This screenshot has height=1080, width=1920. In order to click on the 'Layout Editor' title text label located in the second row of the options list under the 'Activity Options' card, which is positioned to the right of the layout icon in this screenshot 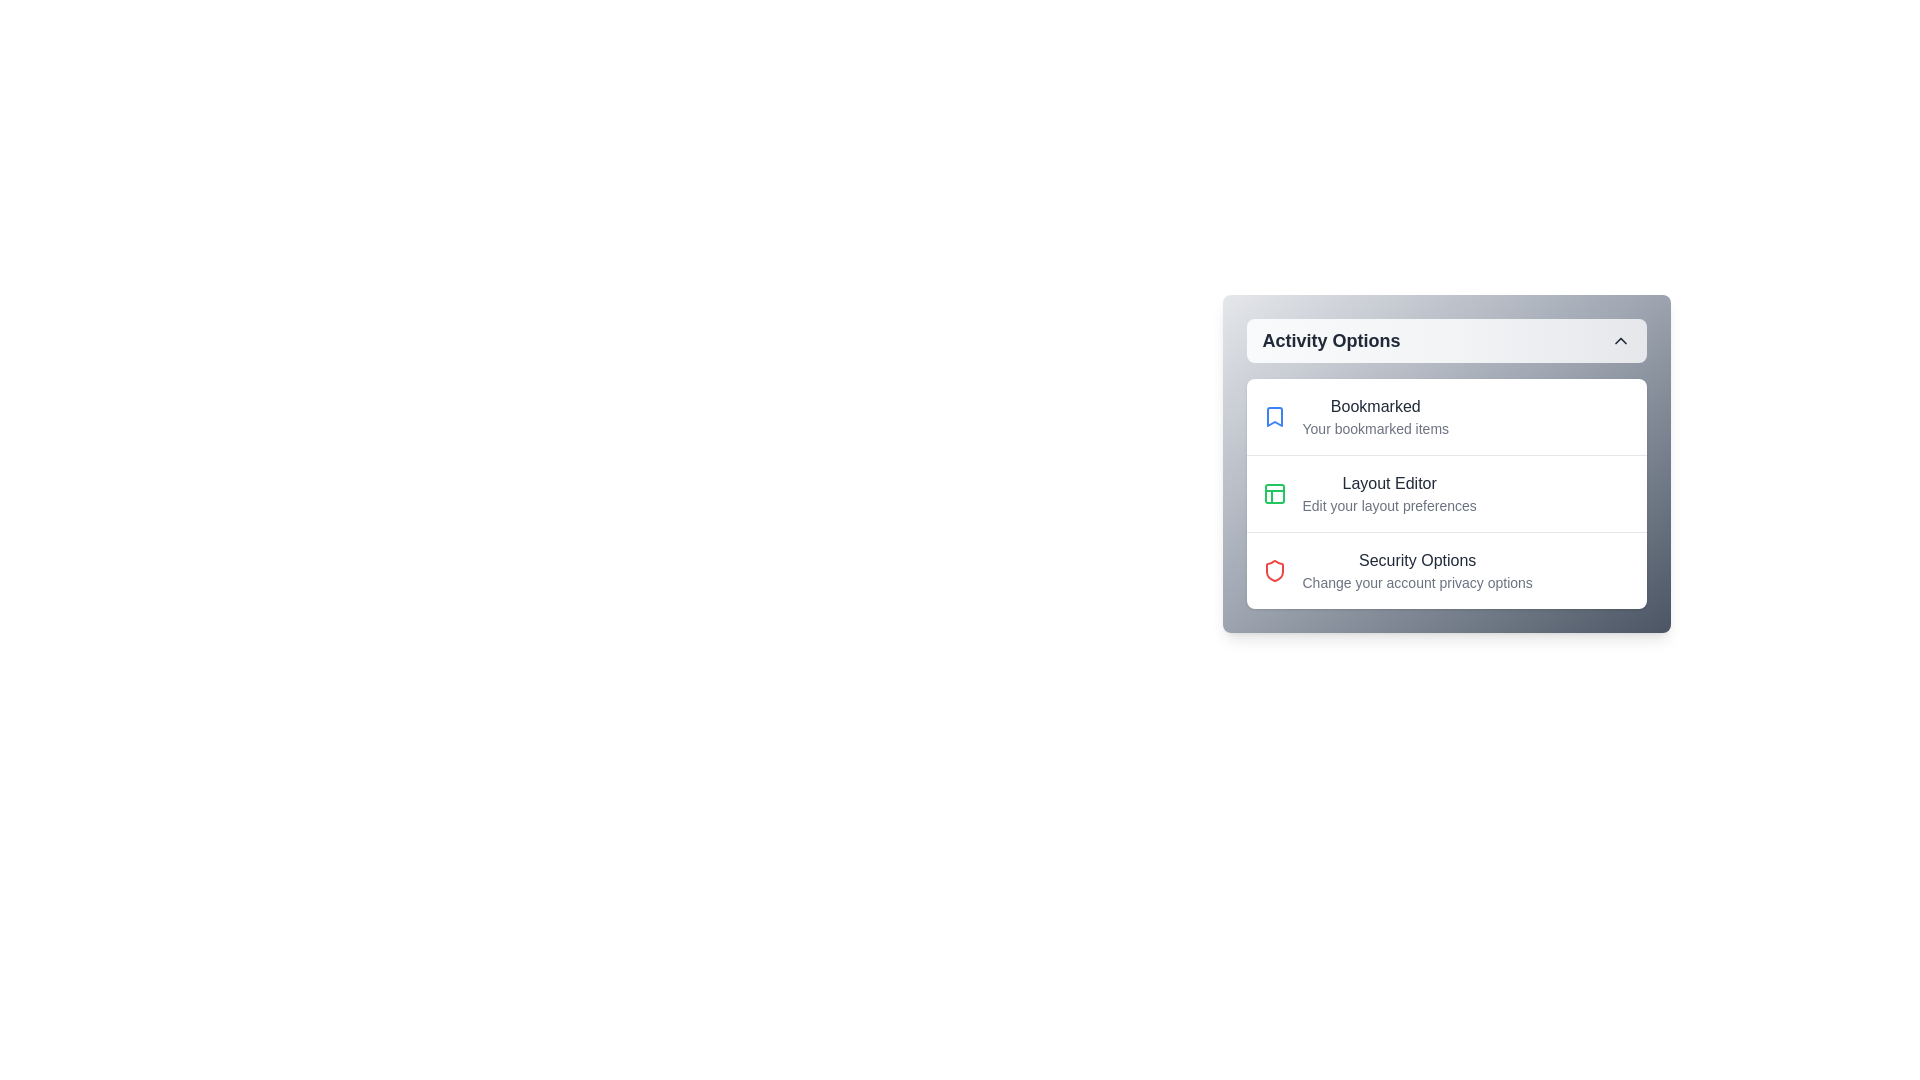, I will do `click(1388, 483)`.